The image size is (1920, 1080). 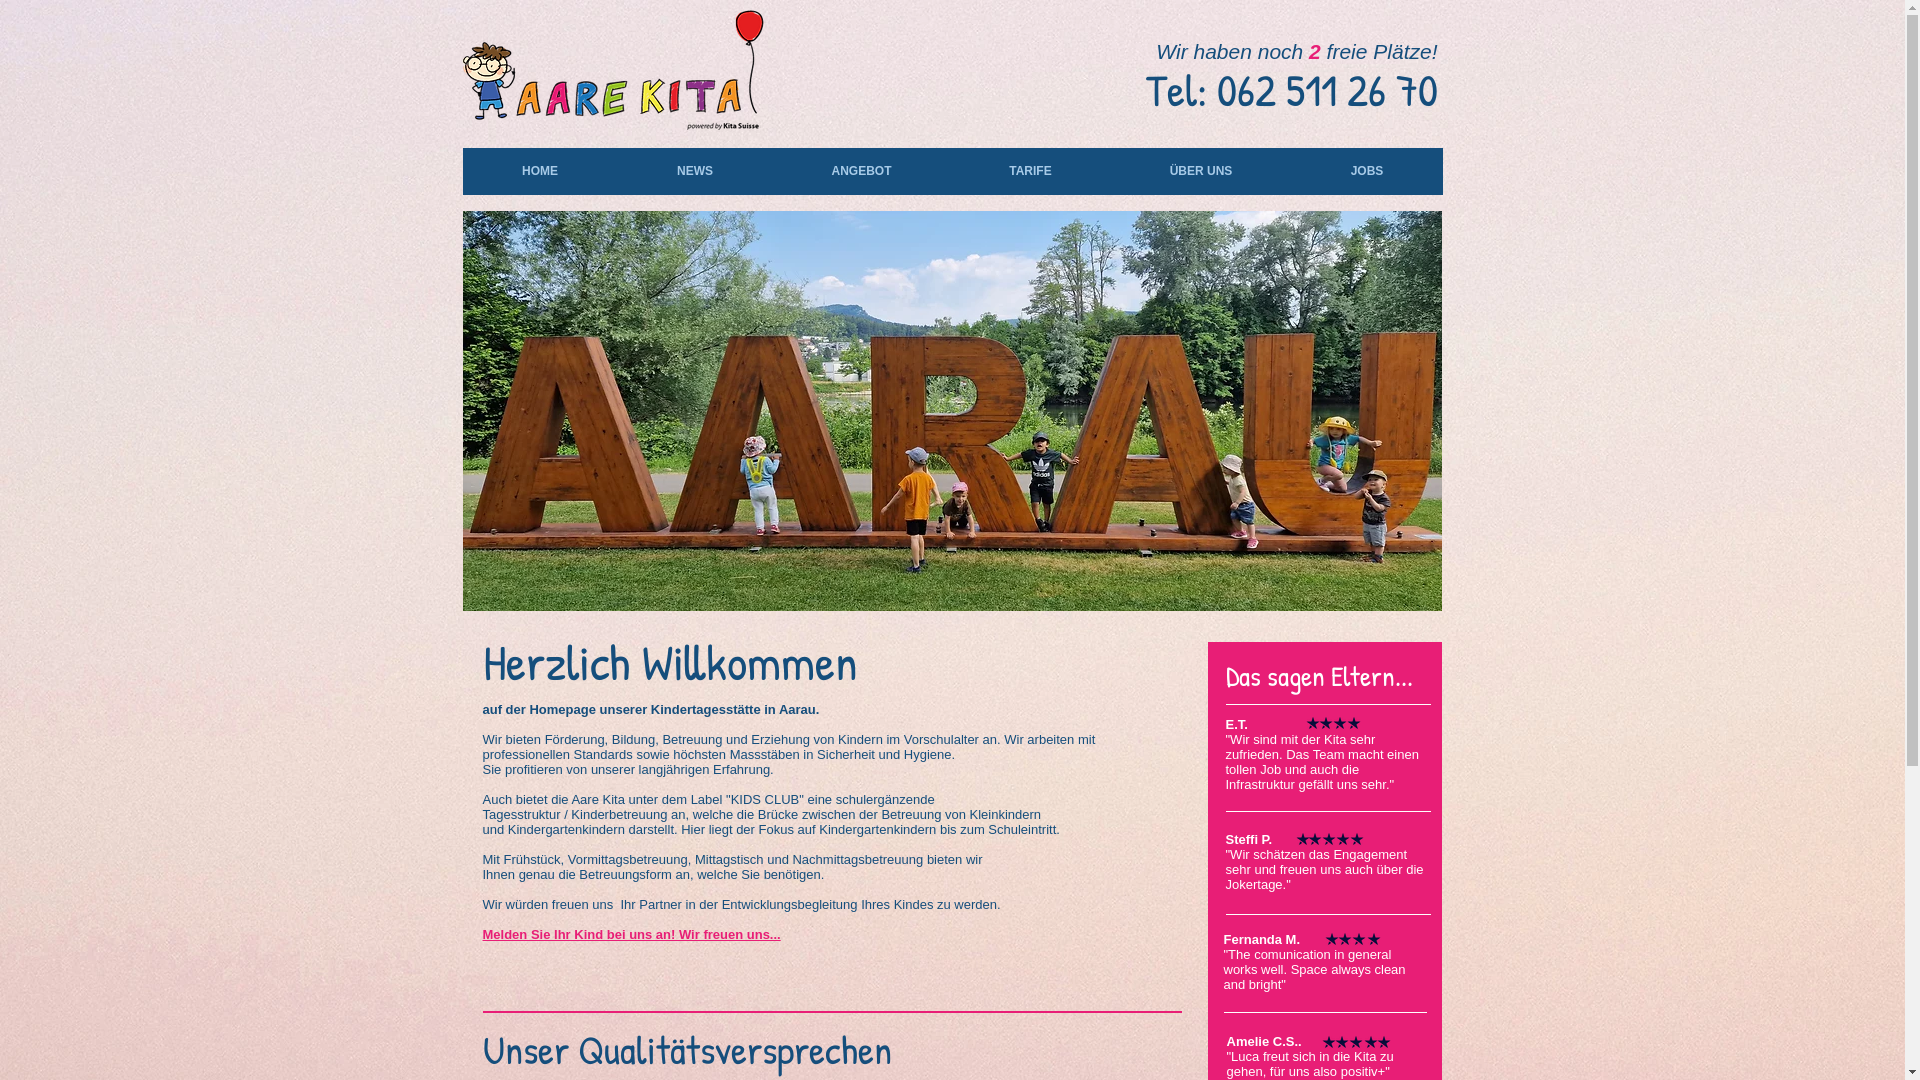 I want to click on 'Melden Sie Ihr Kind bei uns an! Wir freuen uns...', so click(x=629, y=934).